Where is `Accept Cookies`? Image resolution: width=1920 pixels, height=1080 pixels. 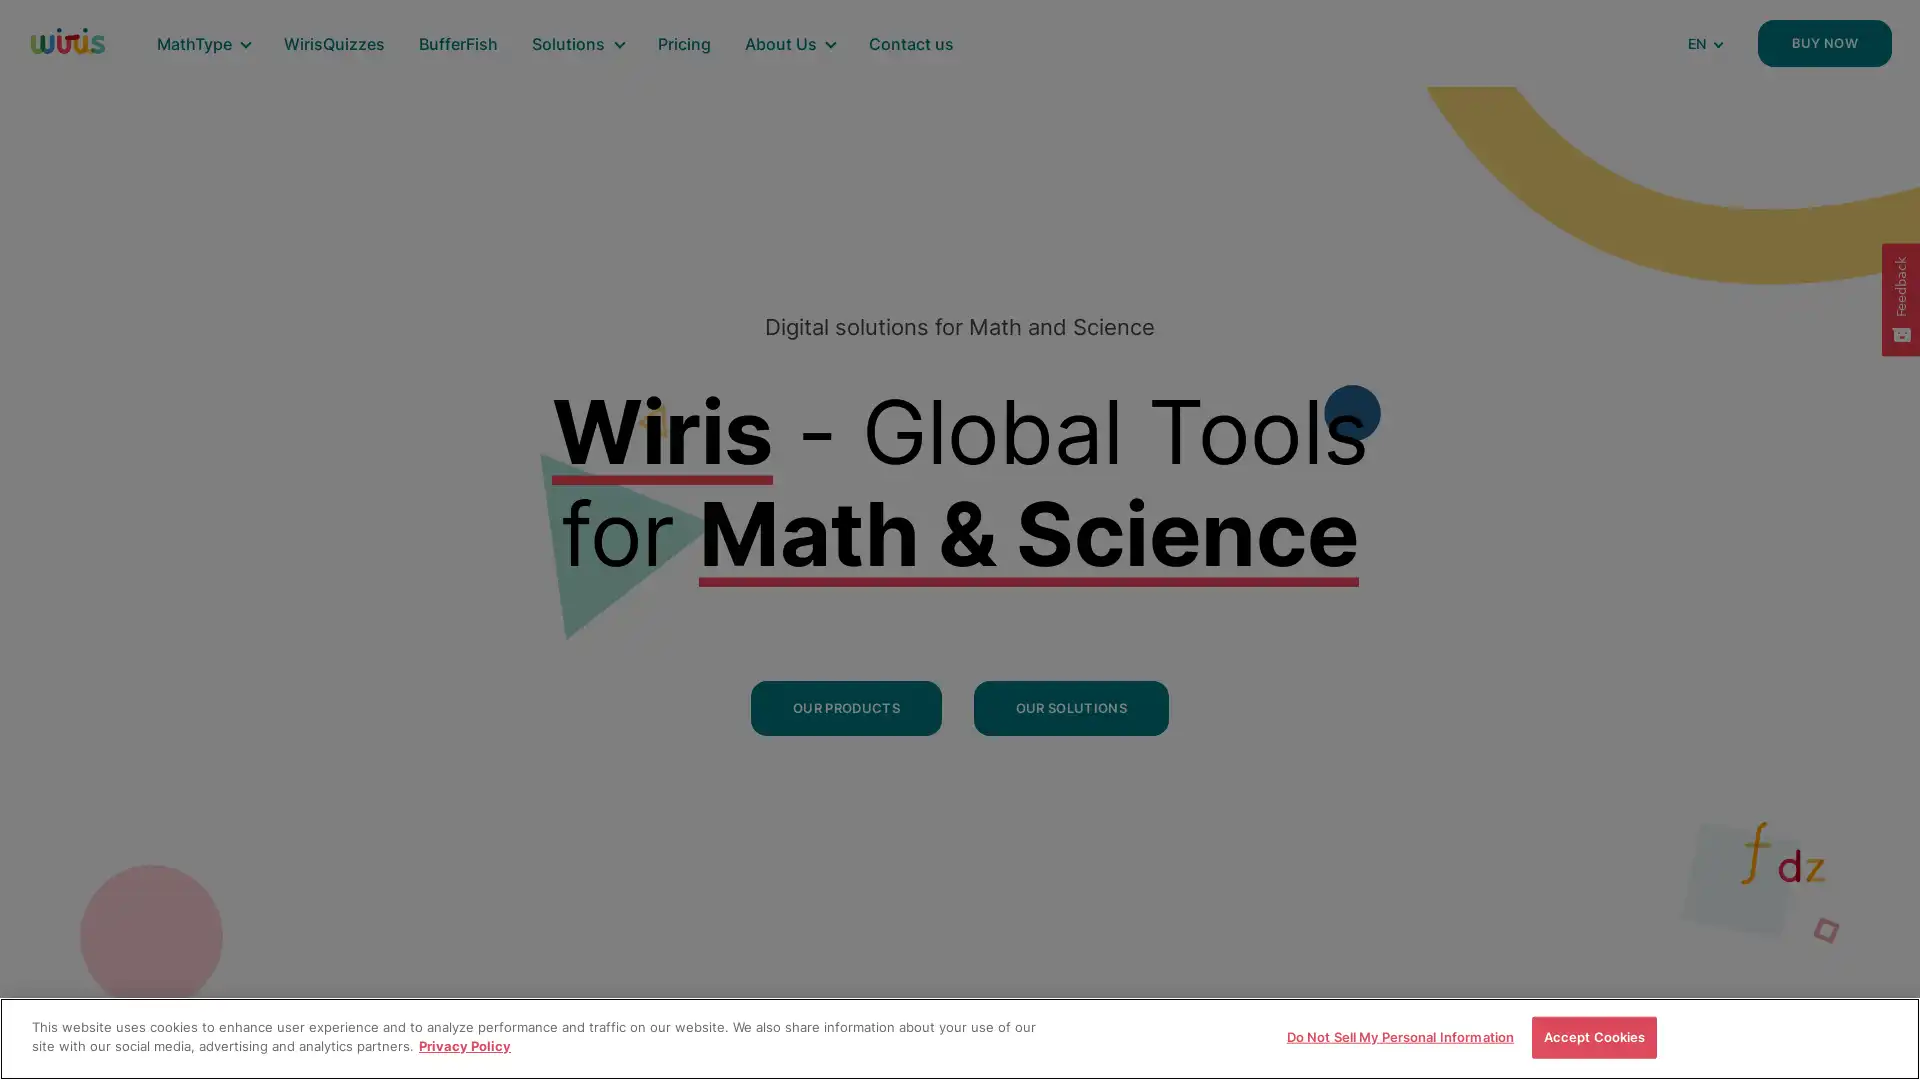 Accept Cookies is located at coordinates (1593, 1036).